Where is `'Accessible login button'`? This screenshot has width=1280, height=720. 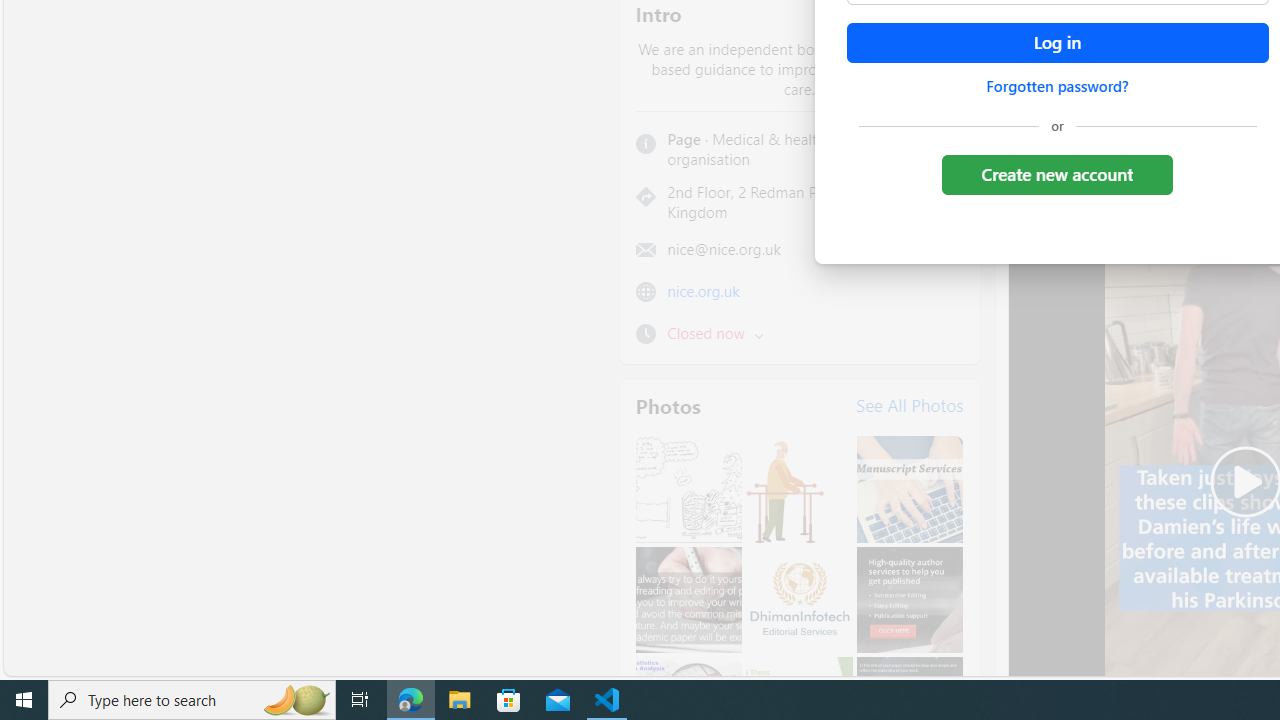
'Accessible login button' is located at coordinates (1056, 43).